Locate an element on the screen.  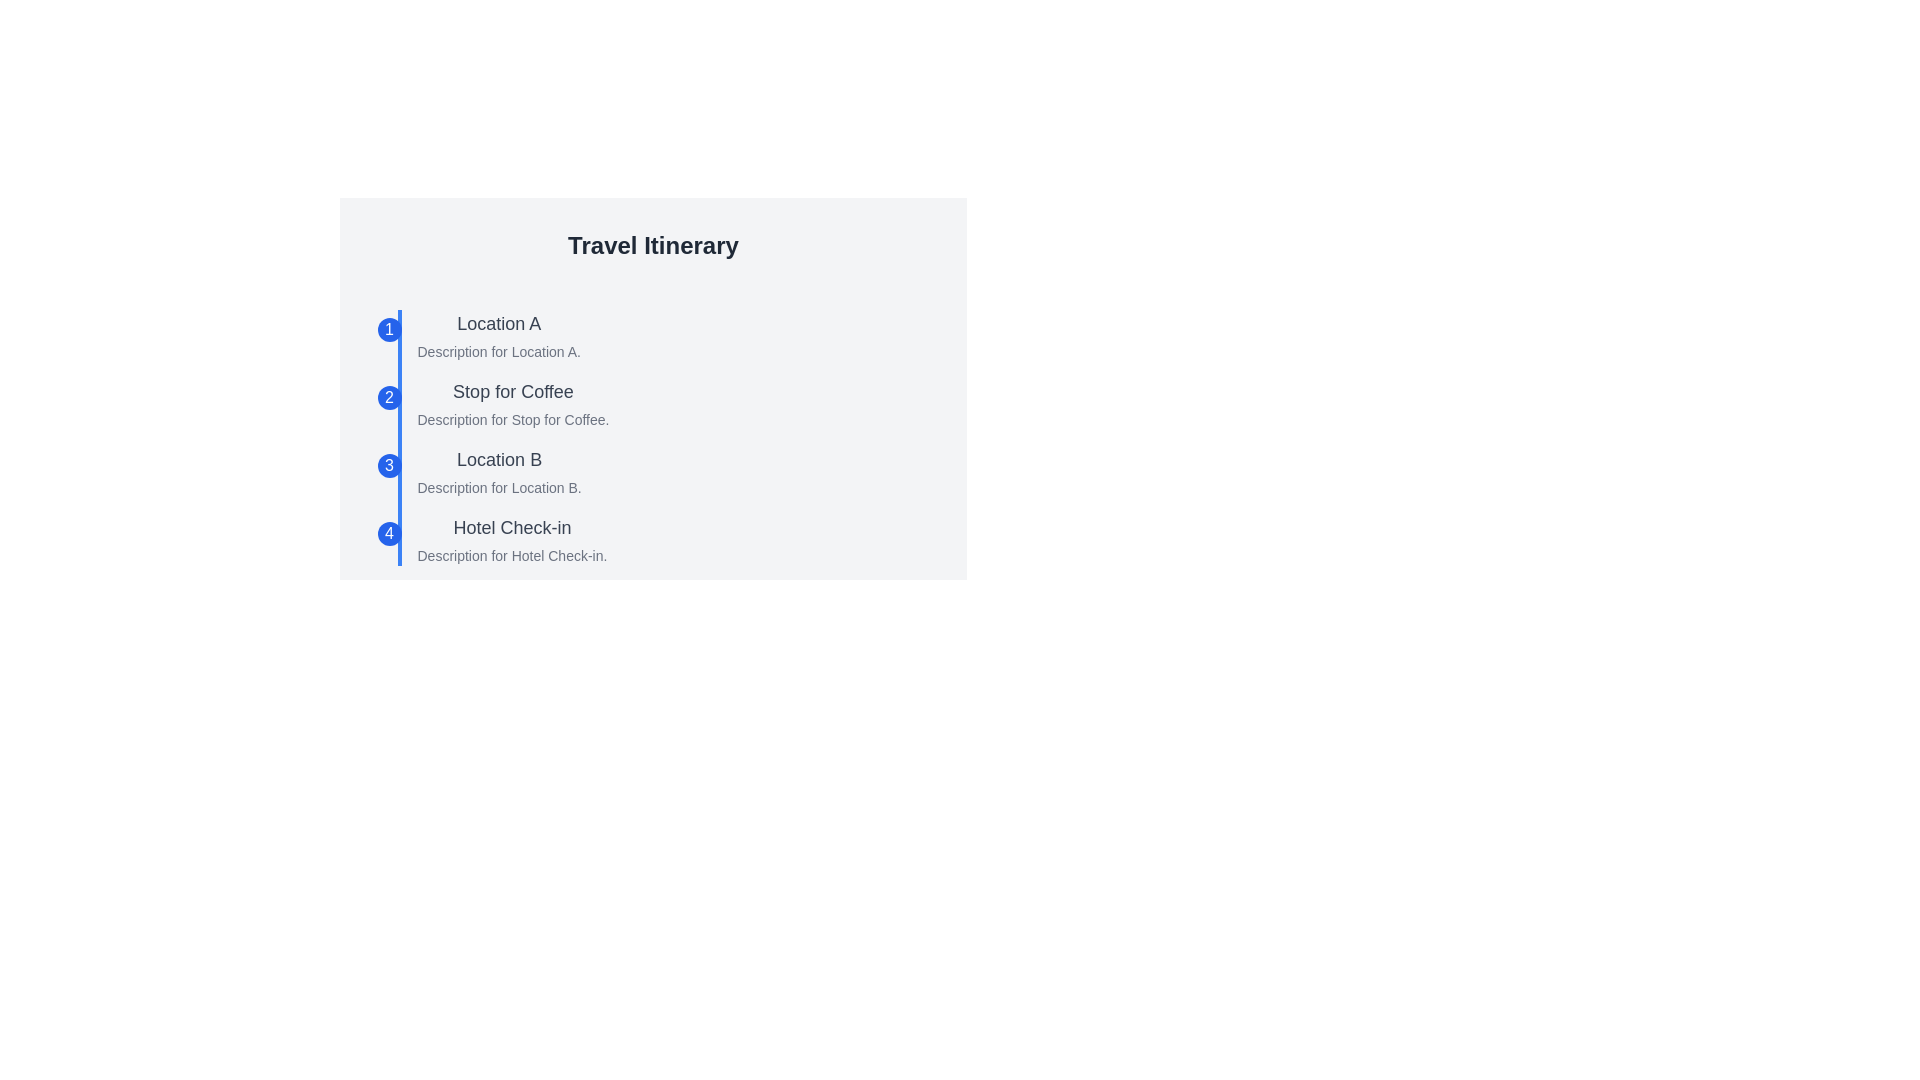
text header for 'Location B', which is the third header in a vertical list of locations, positioned below 'Stop for Coffee' and above 'Description for Location B' is located at coordinates (499, 459).